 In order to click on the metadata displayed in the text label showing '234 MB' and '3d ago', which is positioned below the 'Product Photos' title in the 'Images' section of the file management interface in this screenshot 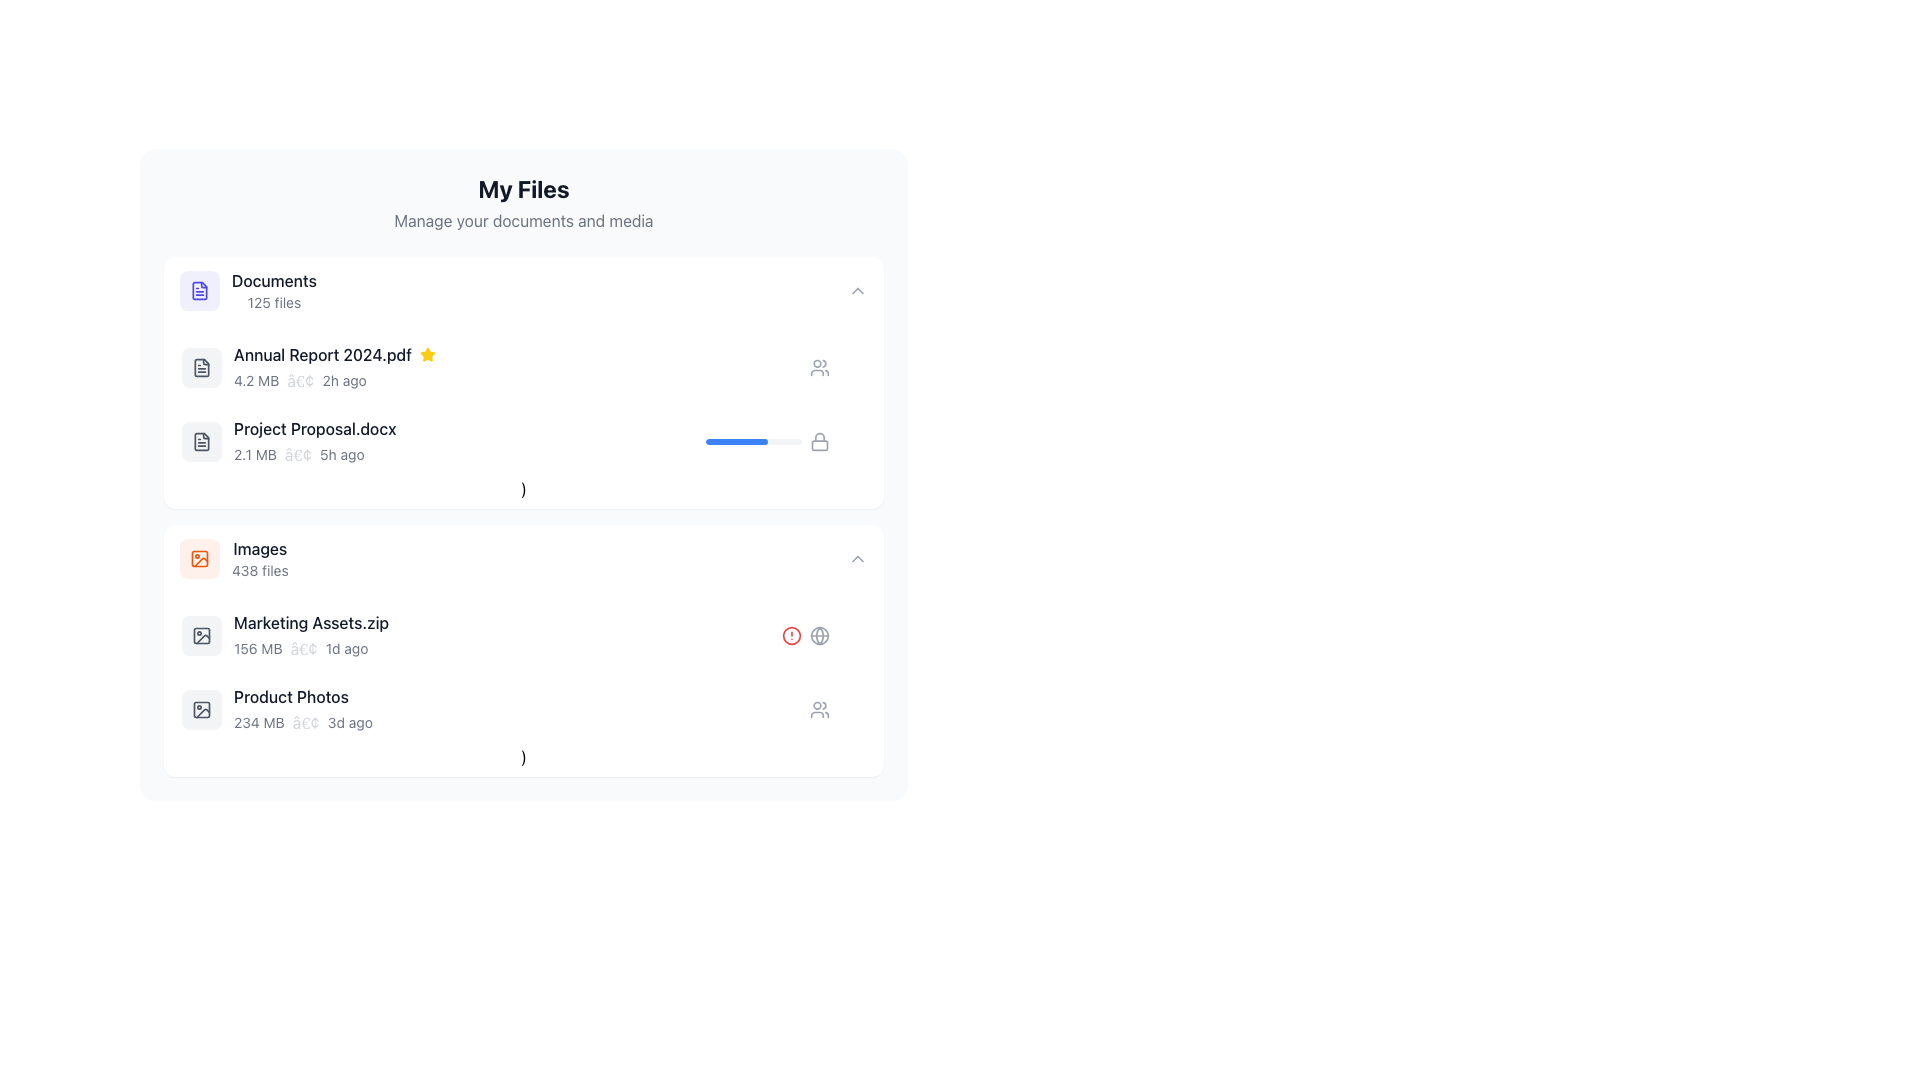, I will do `click(522, 722)`.